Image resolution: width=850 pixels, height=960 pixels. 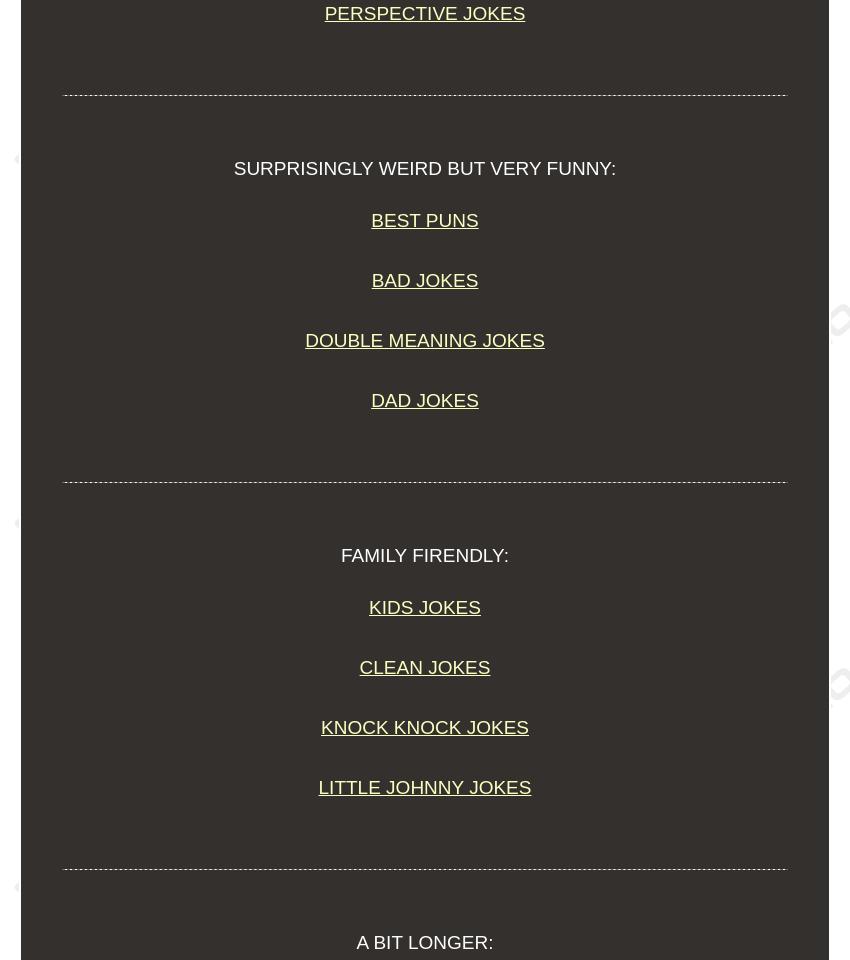 What do you see at coordinates (424, 555) in the screenshot?
I see `'Family Firendly:'` at bounding box center [424, 555].